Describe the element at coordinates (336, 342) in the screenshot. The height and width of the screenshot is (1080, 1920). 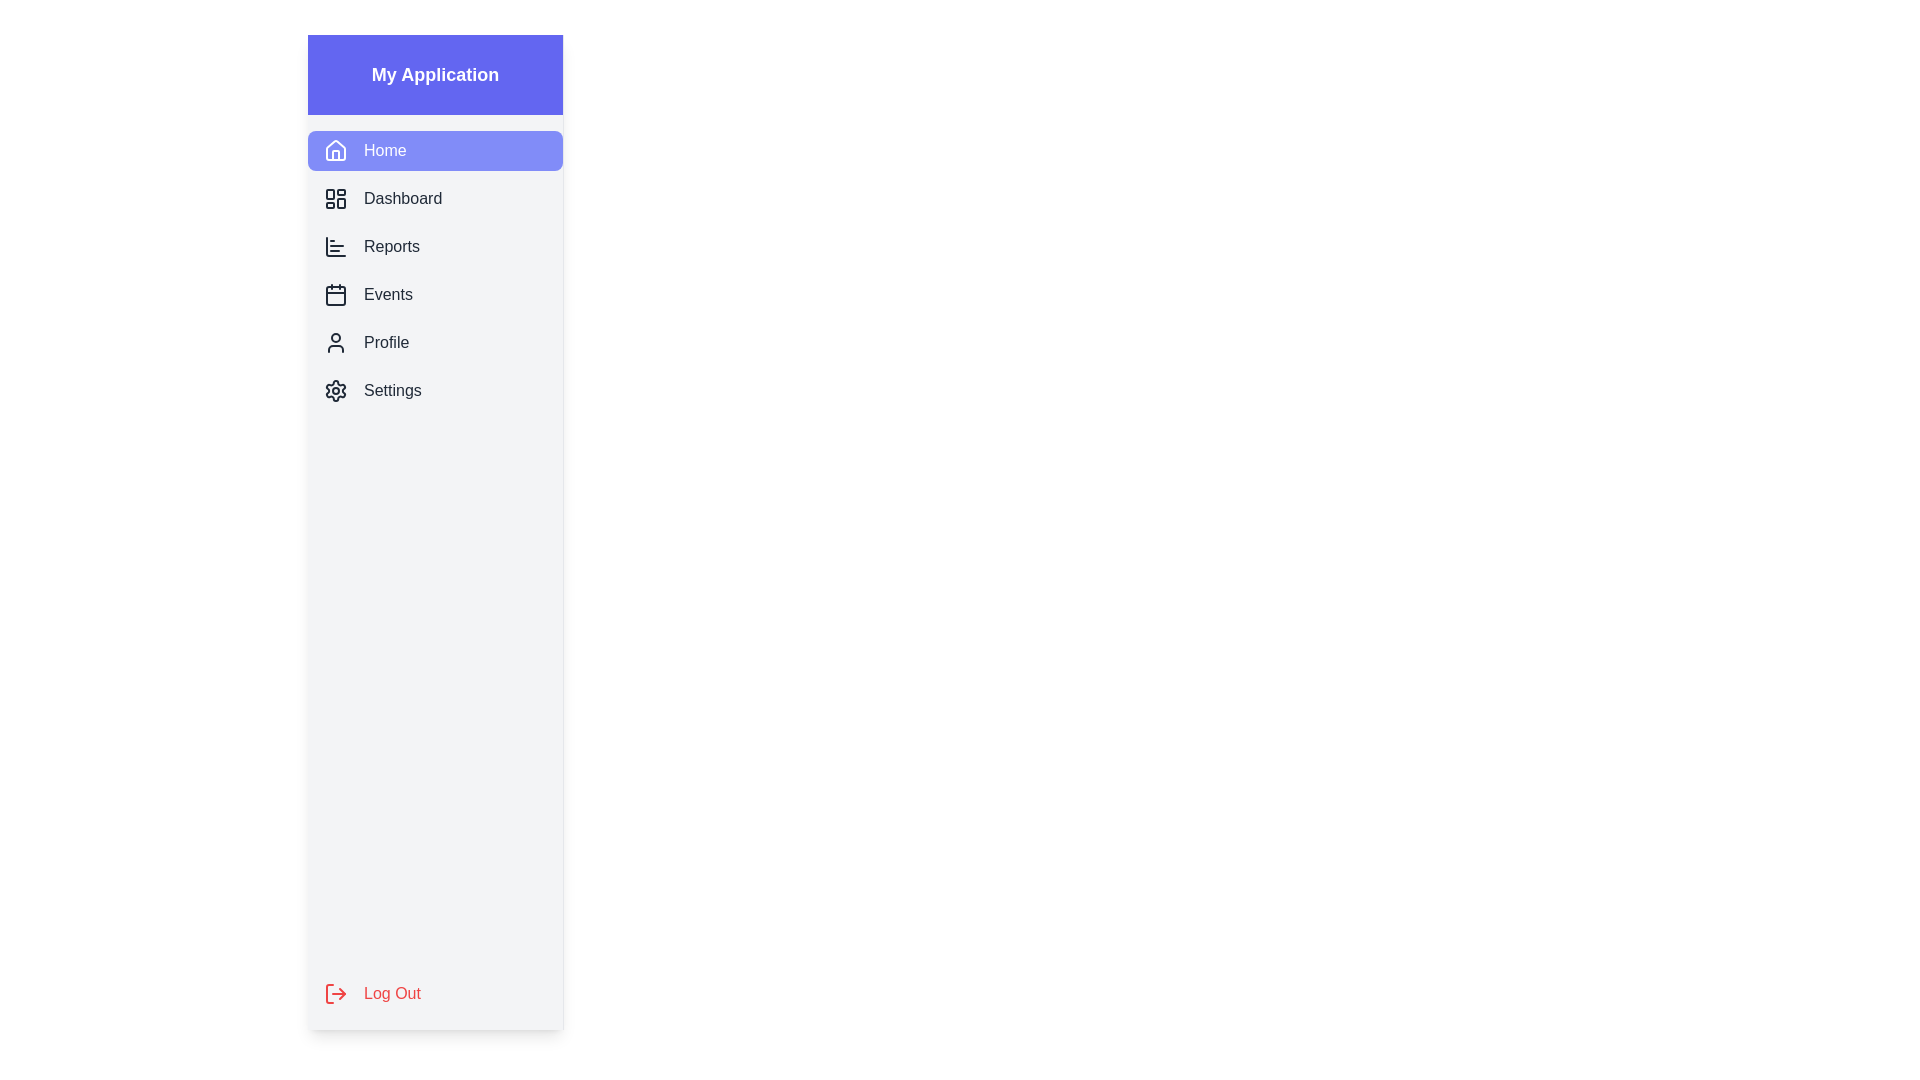
I see `the profile icon located in the lateral menu next to the 'Profile' text label` at that location.